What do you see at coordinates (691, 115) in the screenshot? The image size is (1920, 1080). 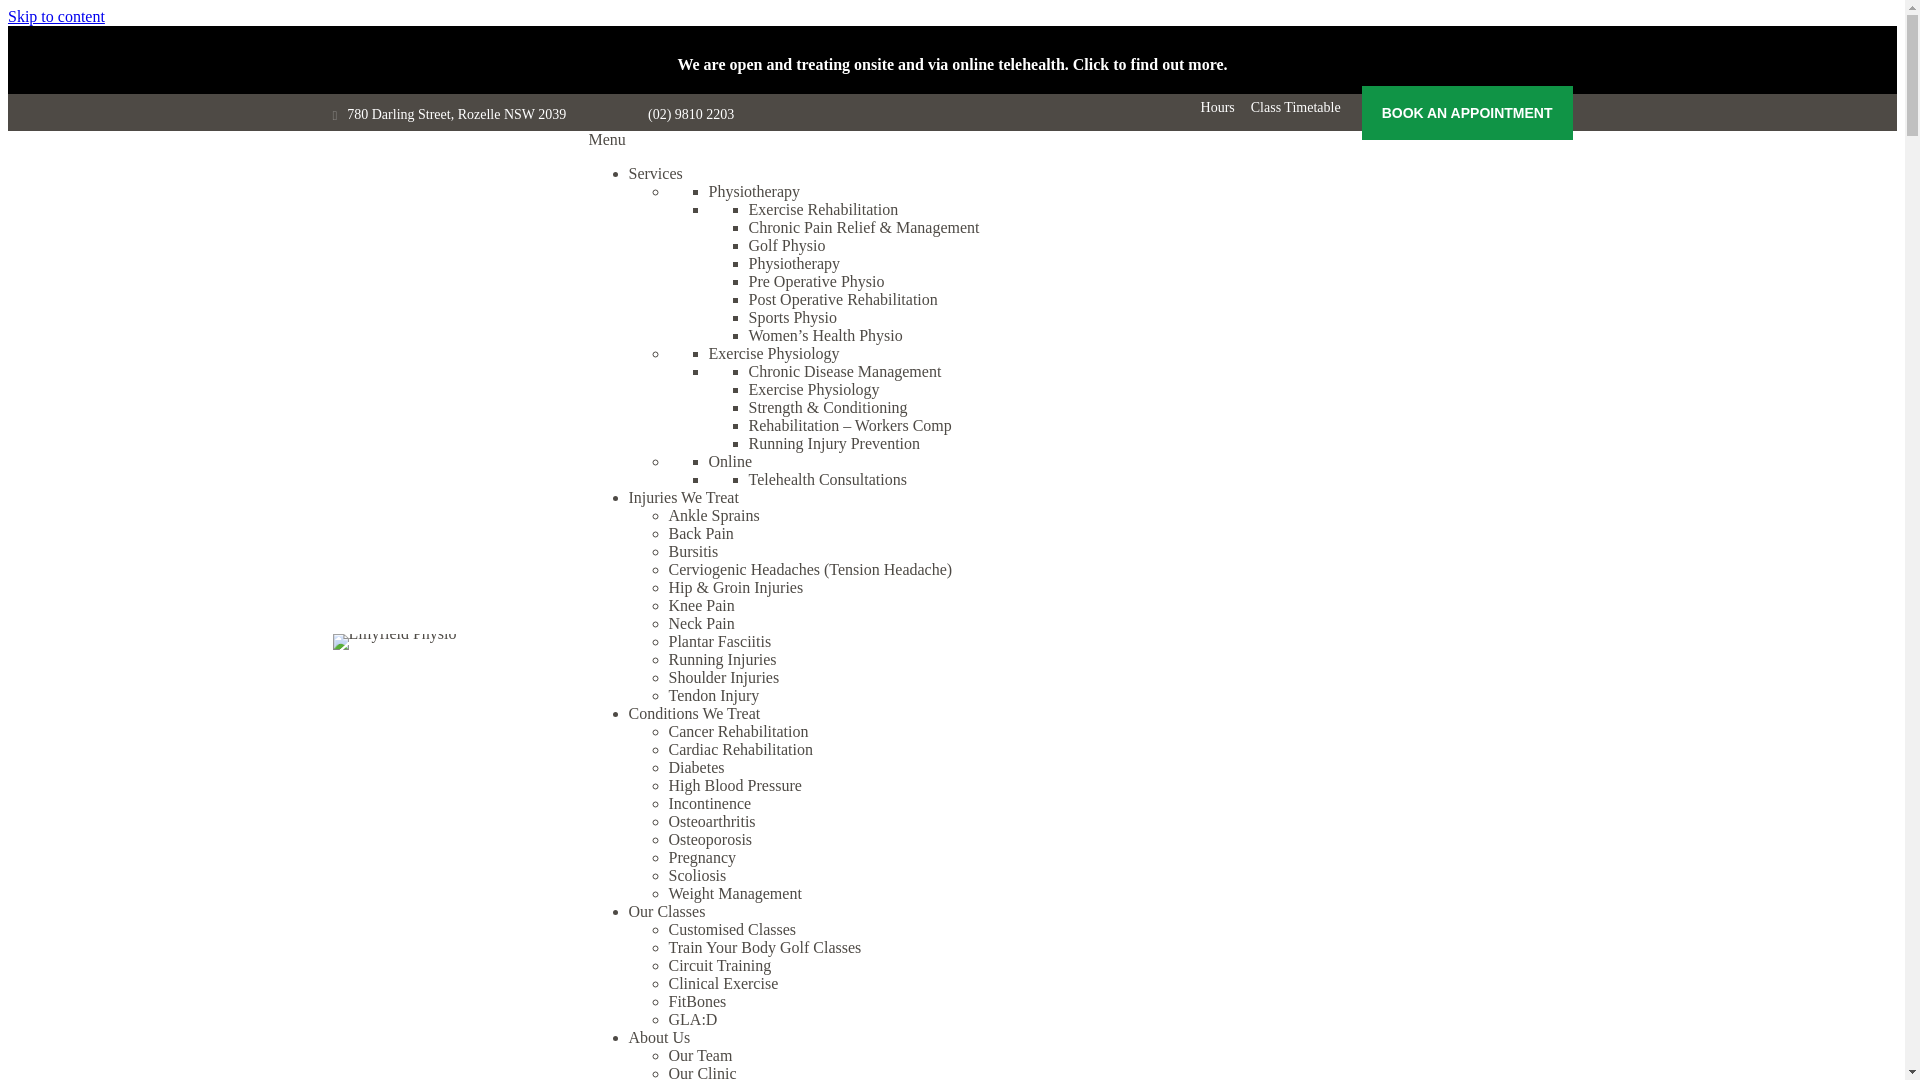 I see `'(02) 9810 2203'` at bounding box center [691, 115].